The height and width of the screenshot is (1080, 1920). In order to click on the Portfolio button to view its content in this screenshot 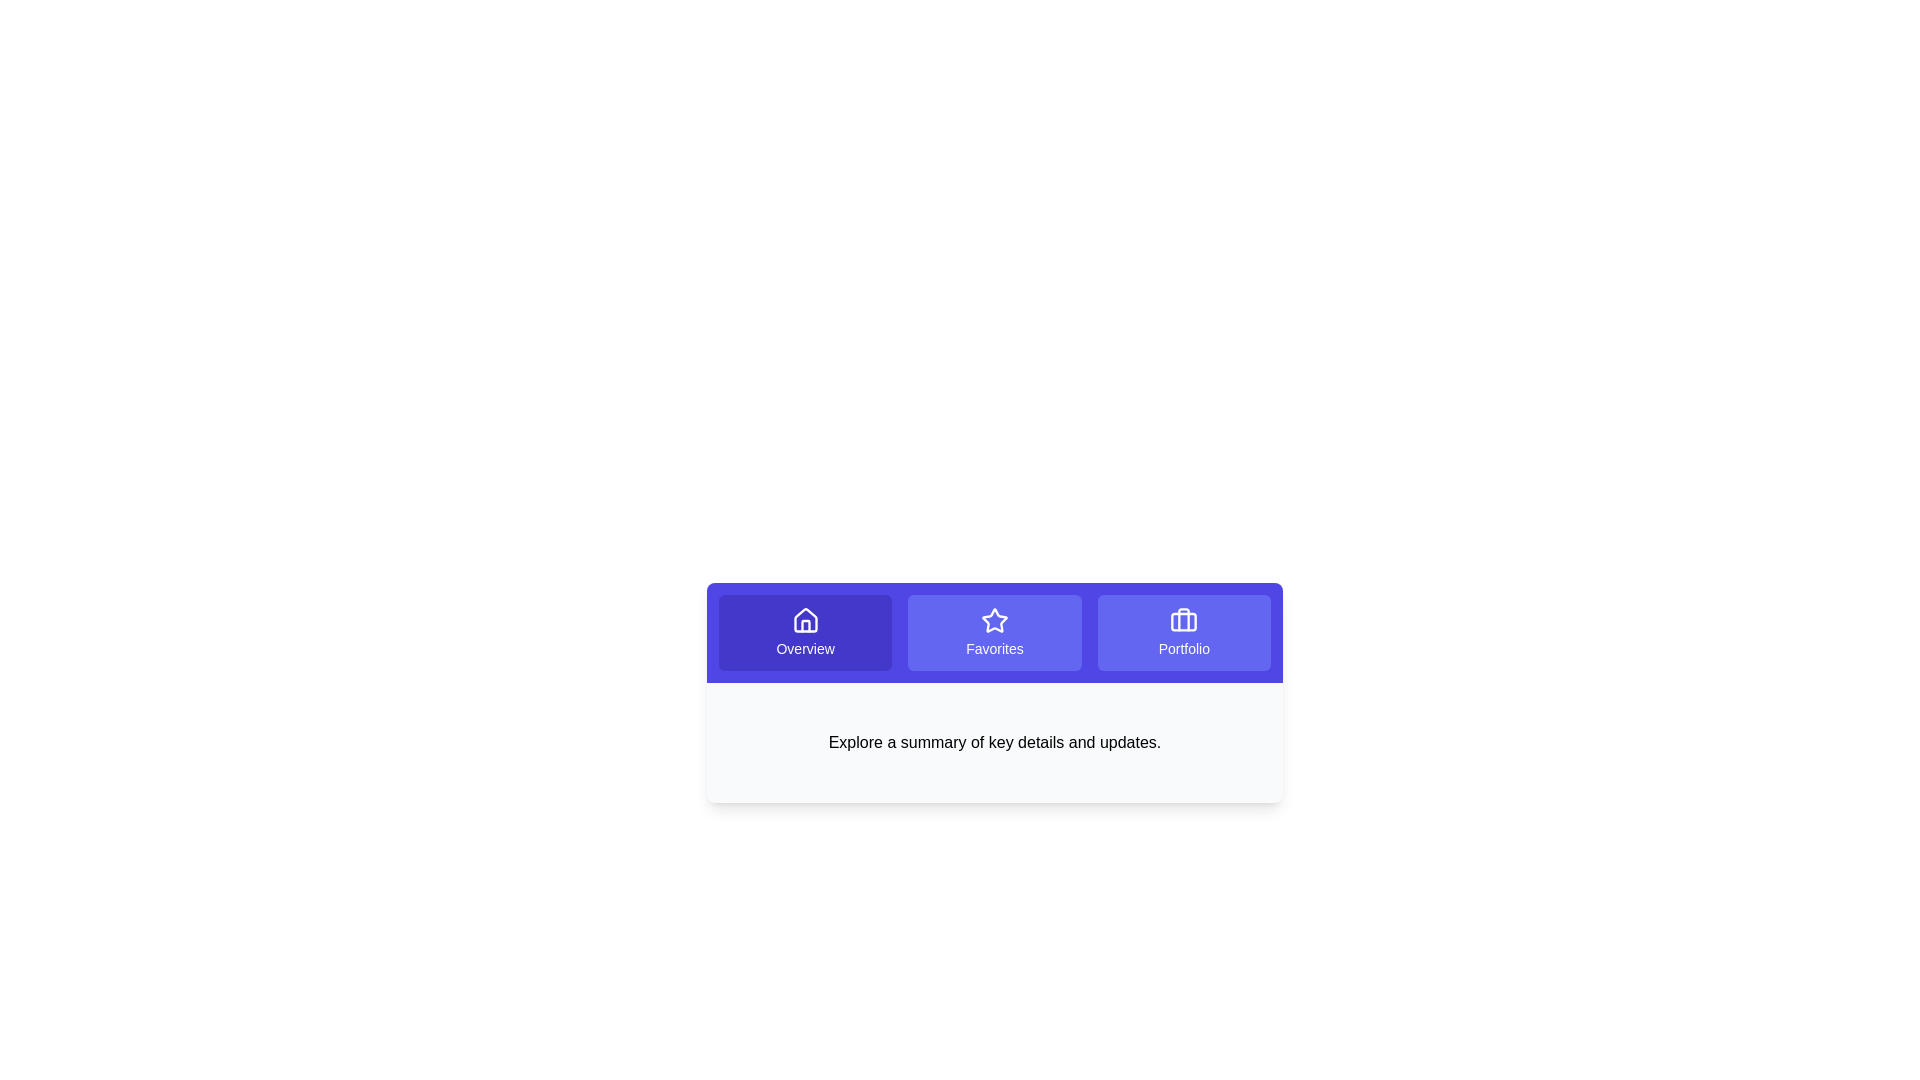, I will do `click(1184, 632)`.